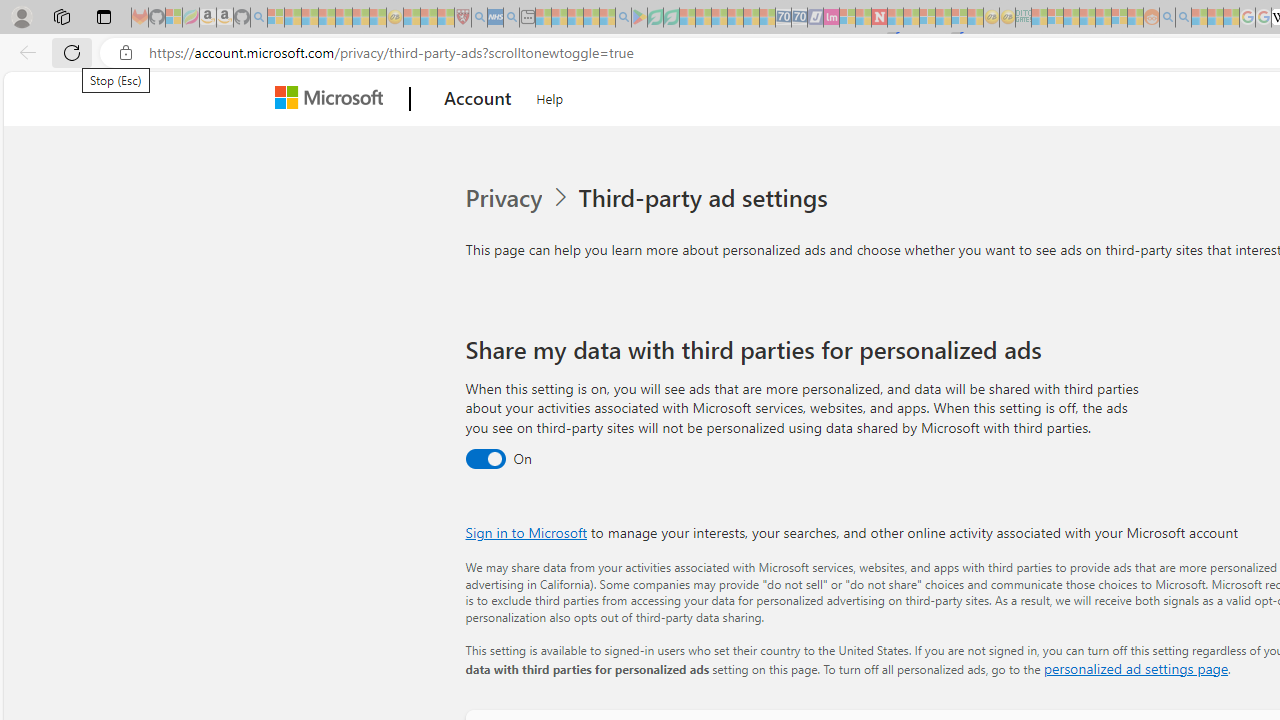 The width and height of the screenshot is (1280, 720). Describe the element at coordinates (879, 17) in the screenshot. I see `'Latest Politics News & Archive | Newsweek.com - Sleeping'` at that location.